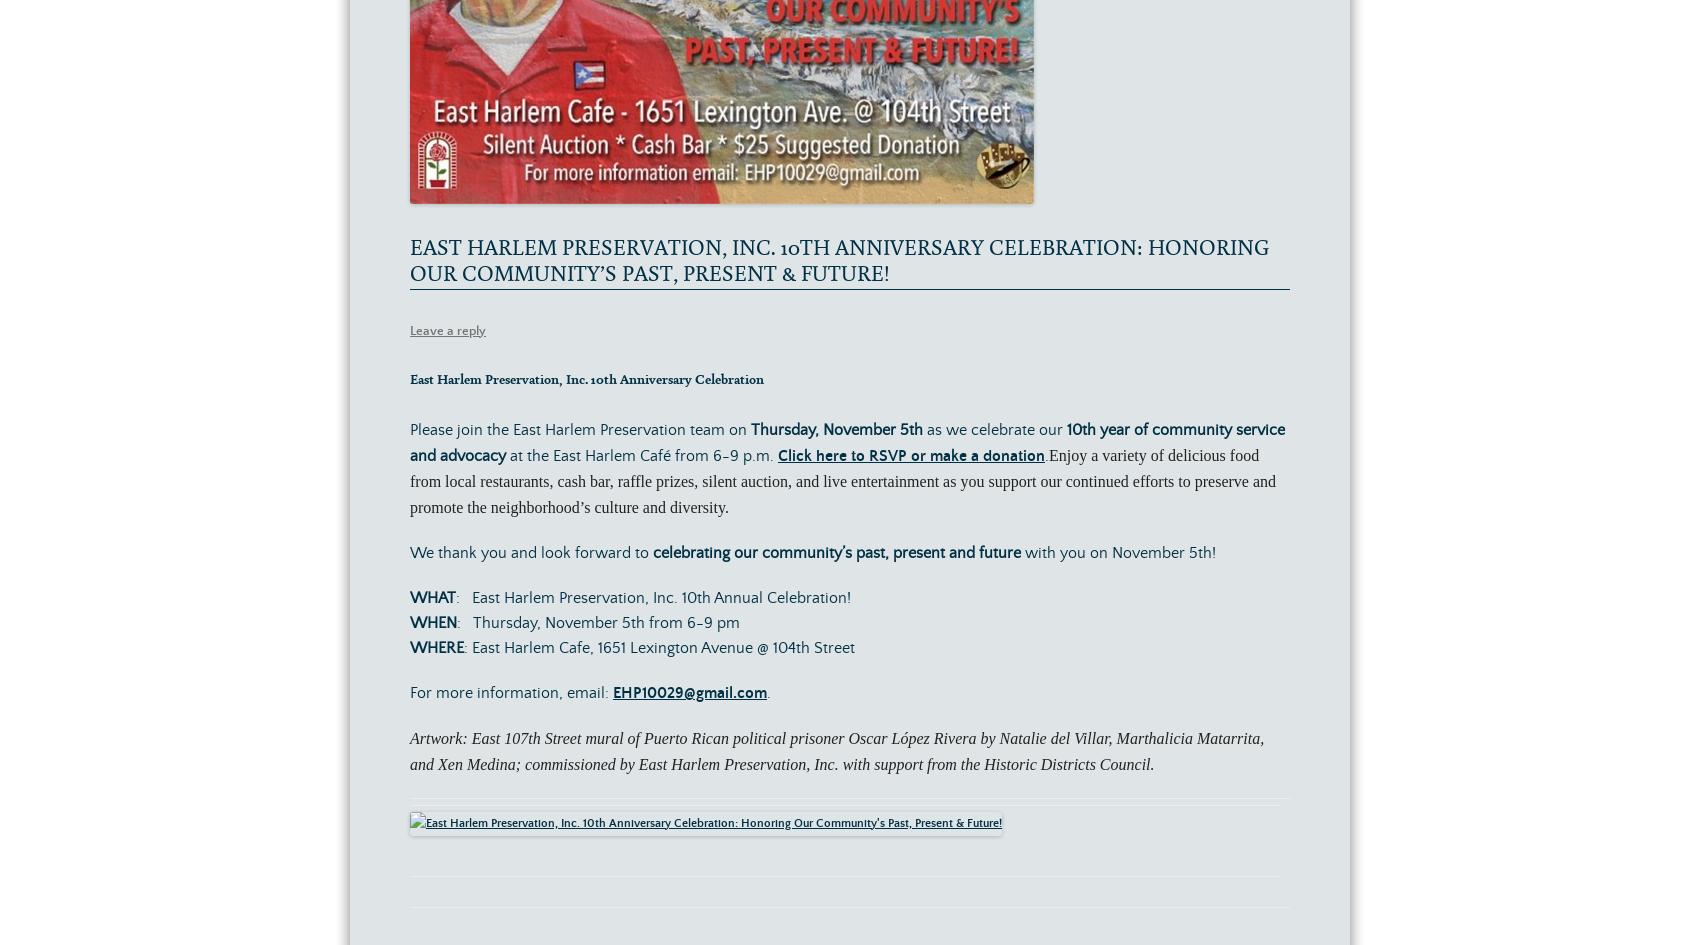  What do you see at coordinates (653, 596) in the screenshot?
I see `':   East Harlem Preservation, Inc. 10th Annual Celebration!'` at bounding box center [653, 596].